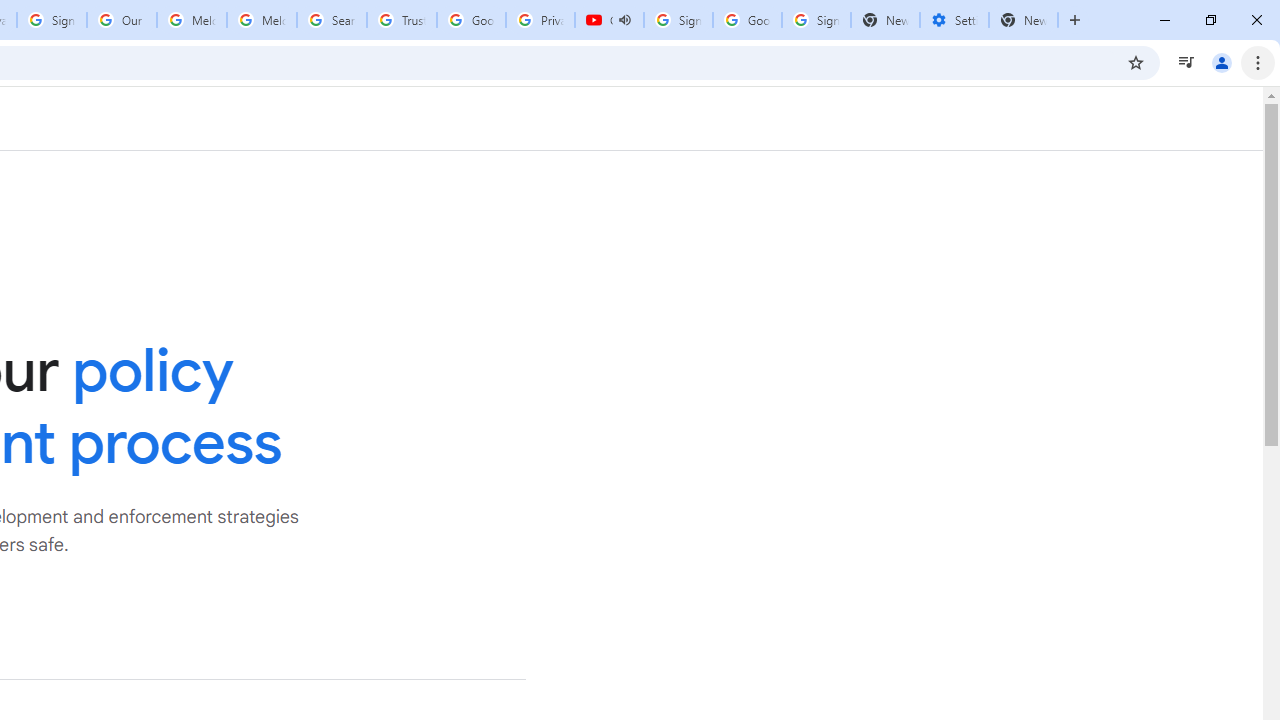 The image size is (1280, 720). I want to click on 'Google Ads - Sign in', so click(470, 20).